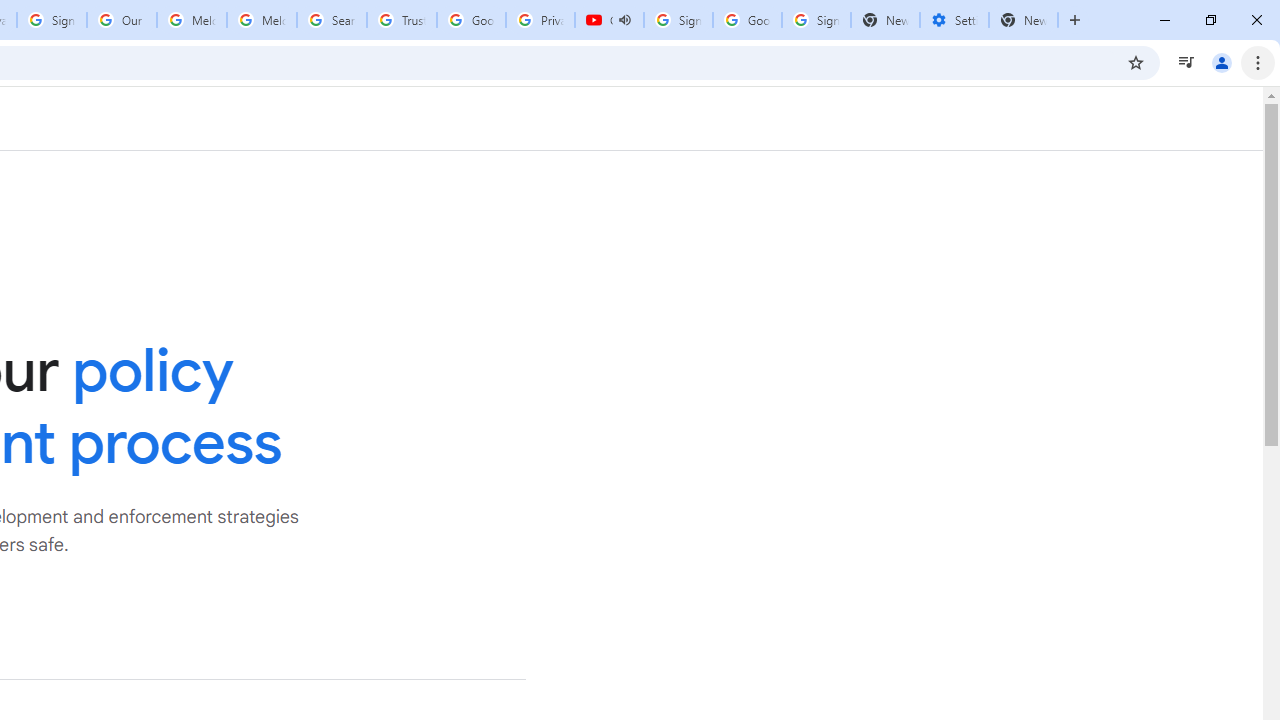 The image size is (1280, 720). I want to click on 'Google Ads - Sign in', so click(470, 20).